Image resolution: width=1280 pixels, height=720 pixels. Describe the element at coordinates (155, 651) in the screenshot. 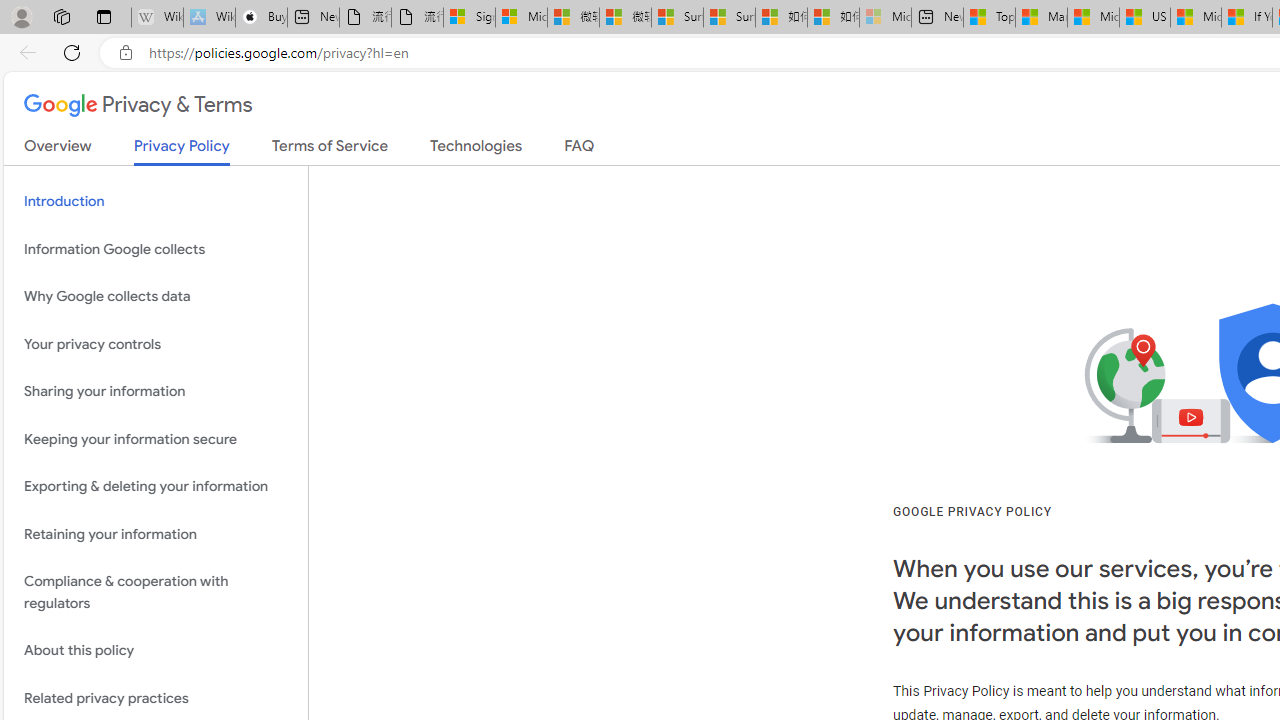

I see `'About this policy'` at that location.